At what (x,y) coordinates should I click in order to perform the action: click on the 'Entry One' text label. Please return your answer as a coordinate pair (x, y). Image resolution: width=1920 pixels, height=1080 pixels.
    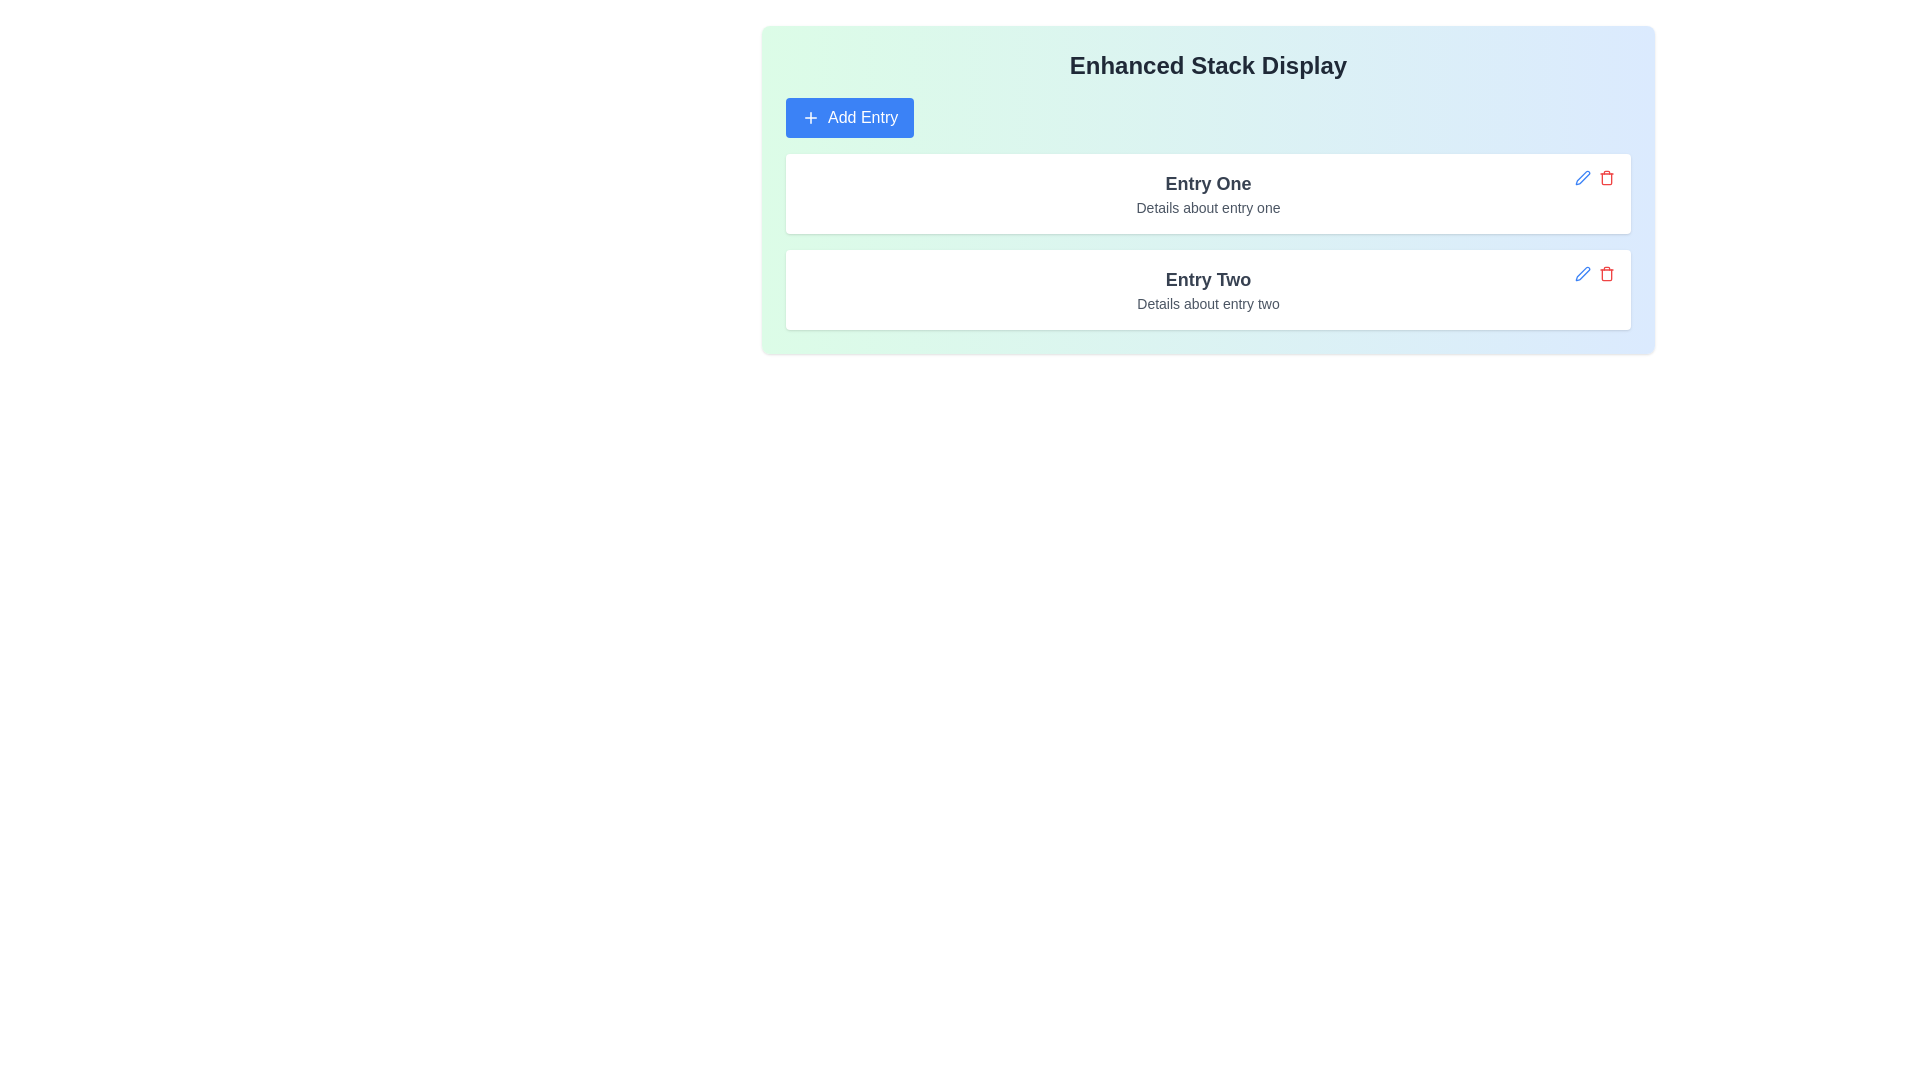
    Looking at the image, I should click on (1207, 184).